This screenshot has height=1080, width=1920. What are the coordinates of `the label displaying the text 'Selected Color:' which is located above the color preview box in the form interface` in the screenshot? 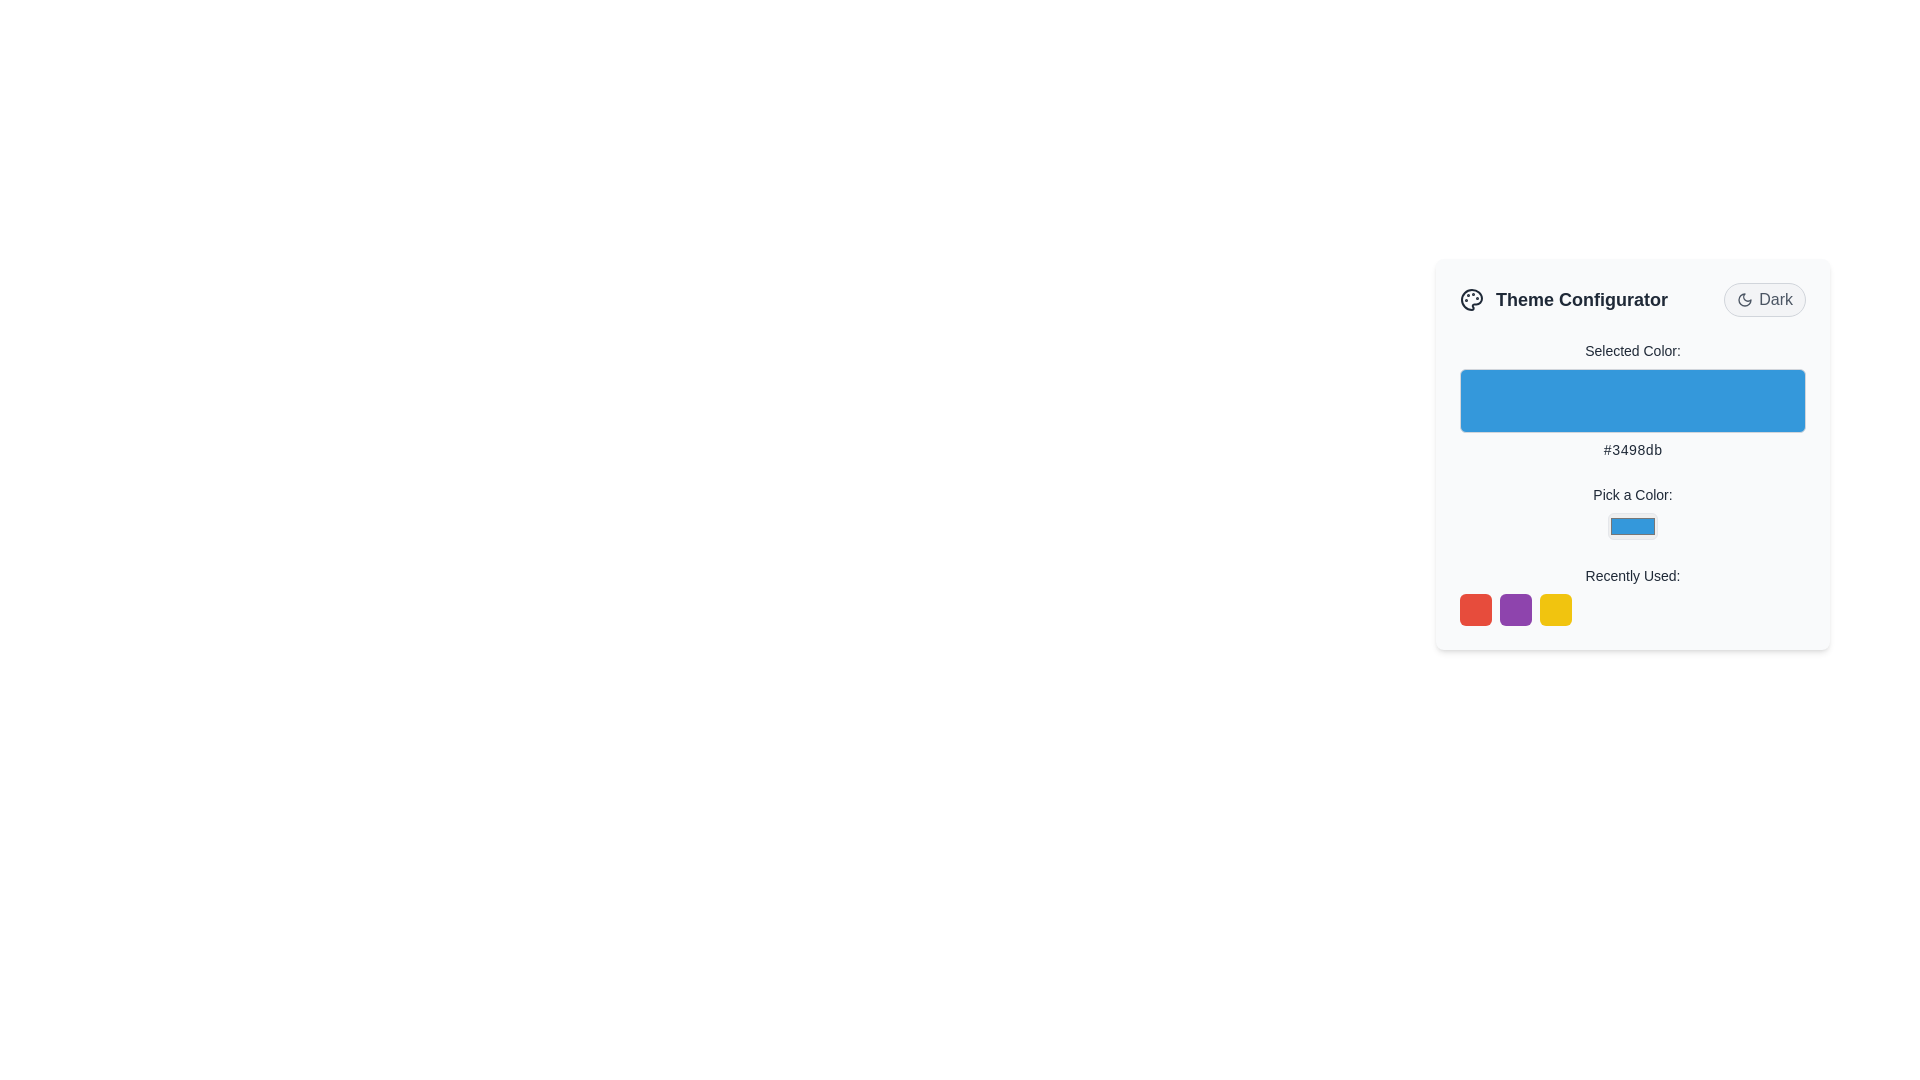 It's located at (1632, 350).